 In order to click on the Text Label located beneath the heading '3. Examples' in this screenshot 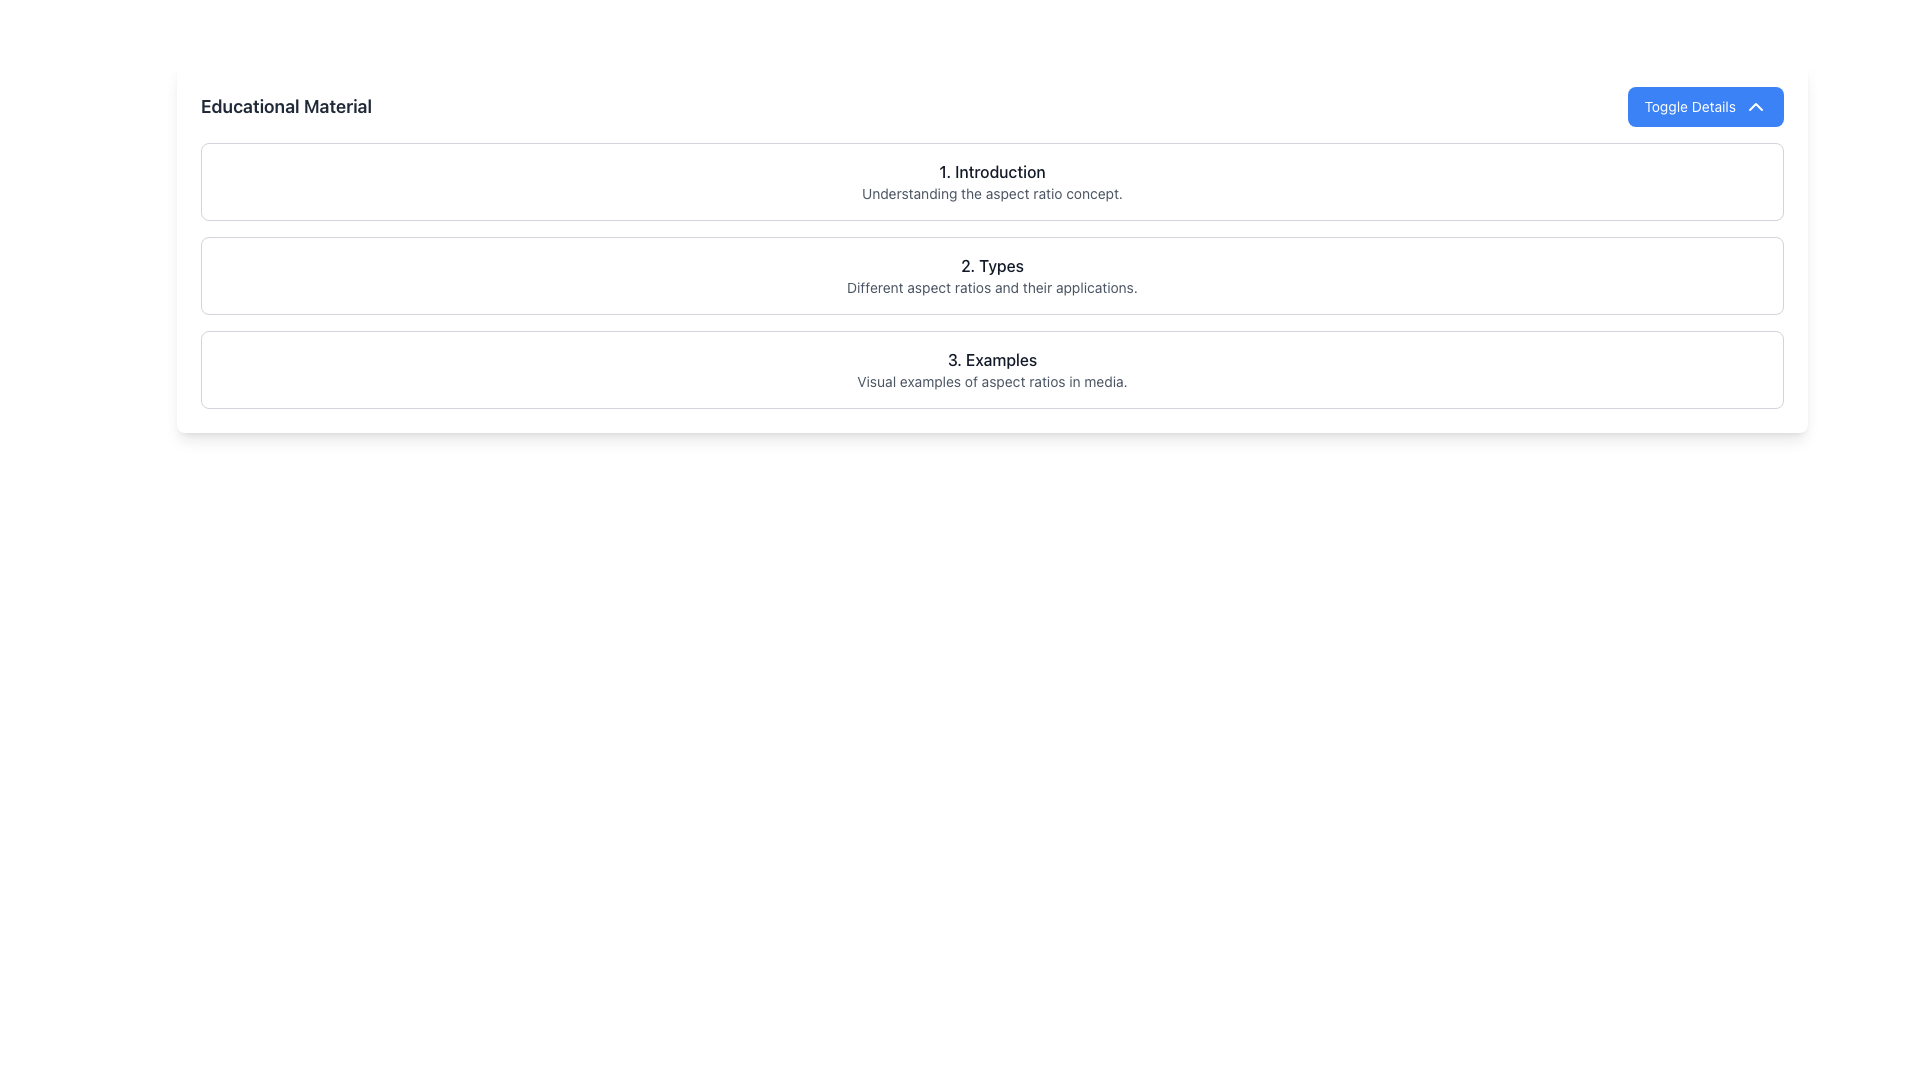, I will do `click(992, 381)`.